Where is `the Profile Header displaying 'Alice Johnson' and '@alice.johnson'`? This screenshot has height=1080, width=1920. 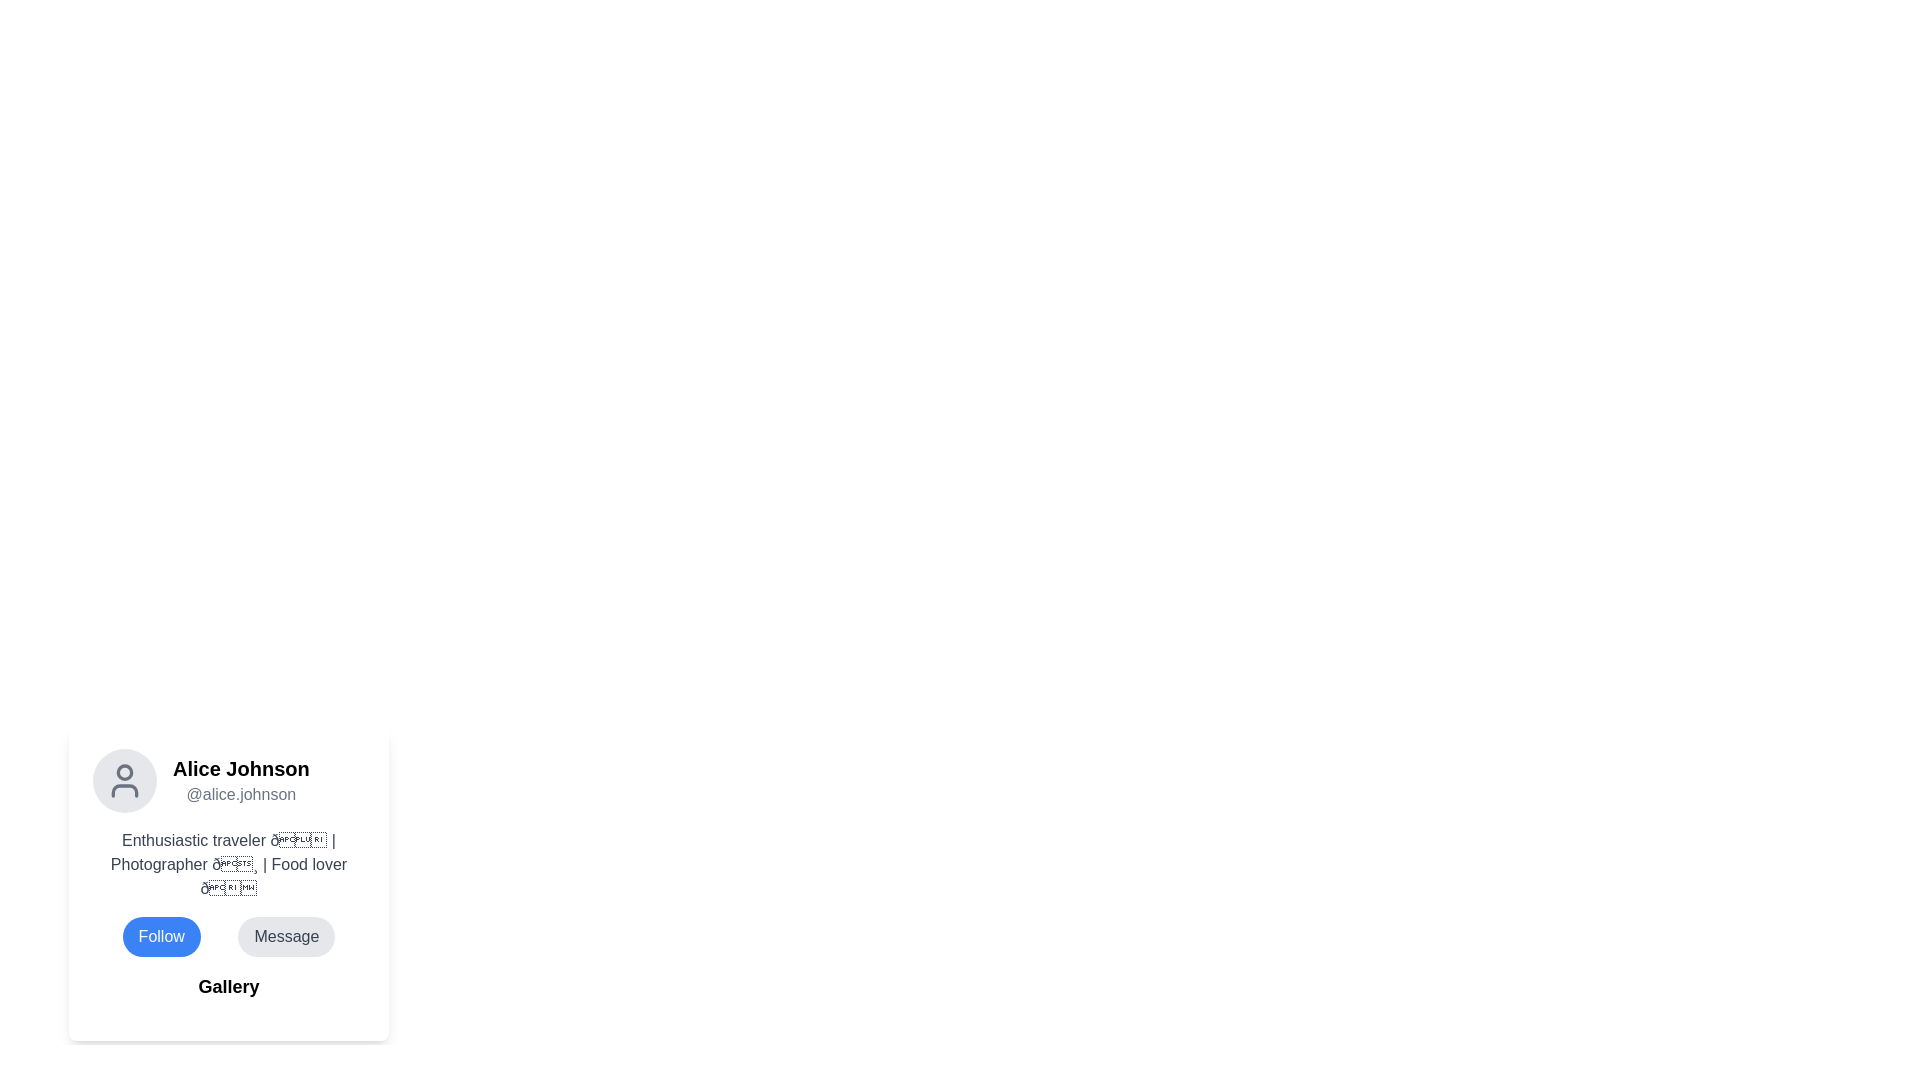
the Profile Header displaying 'Alice Johnson' and '@alice.johnson' is located at coordinates (229, 779).